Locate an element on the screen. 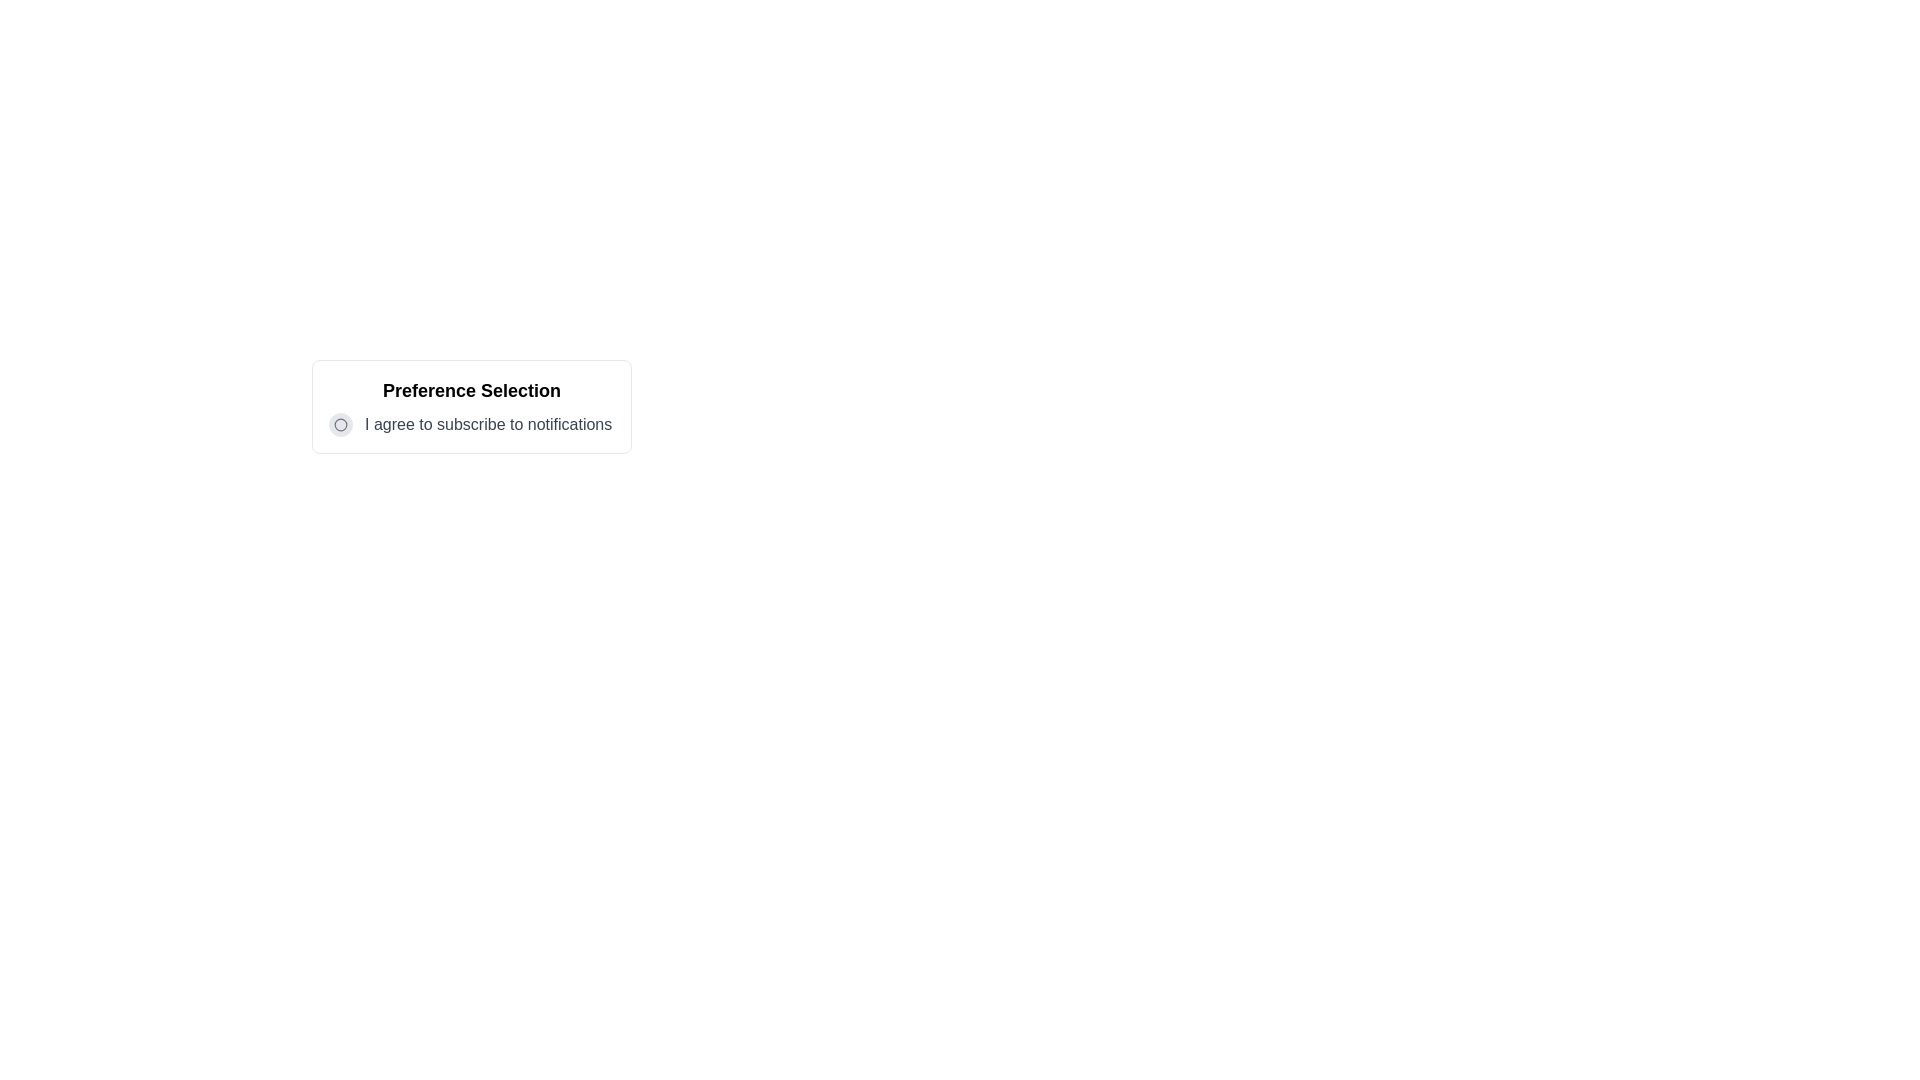 This screenshot has width=1920, height=1080. the checkbox in the Checkbox Label Pair for subscription notifications located below the 'Preference Selection' title is located at coordinates (470, 423).